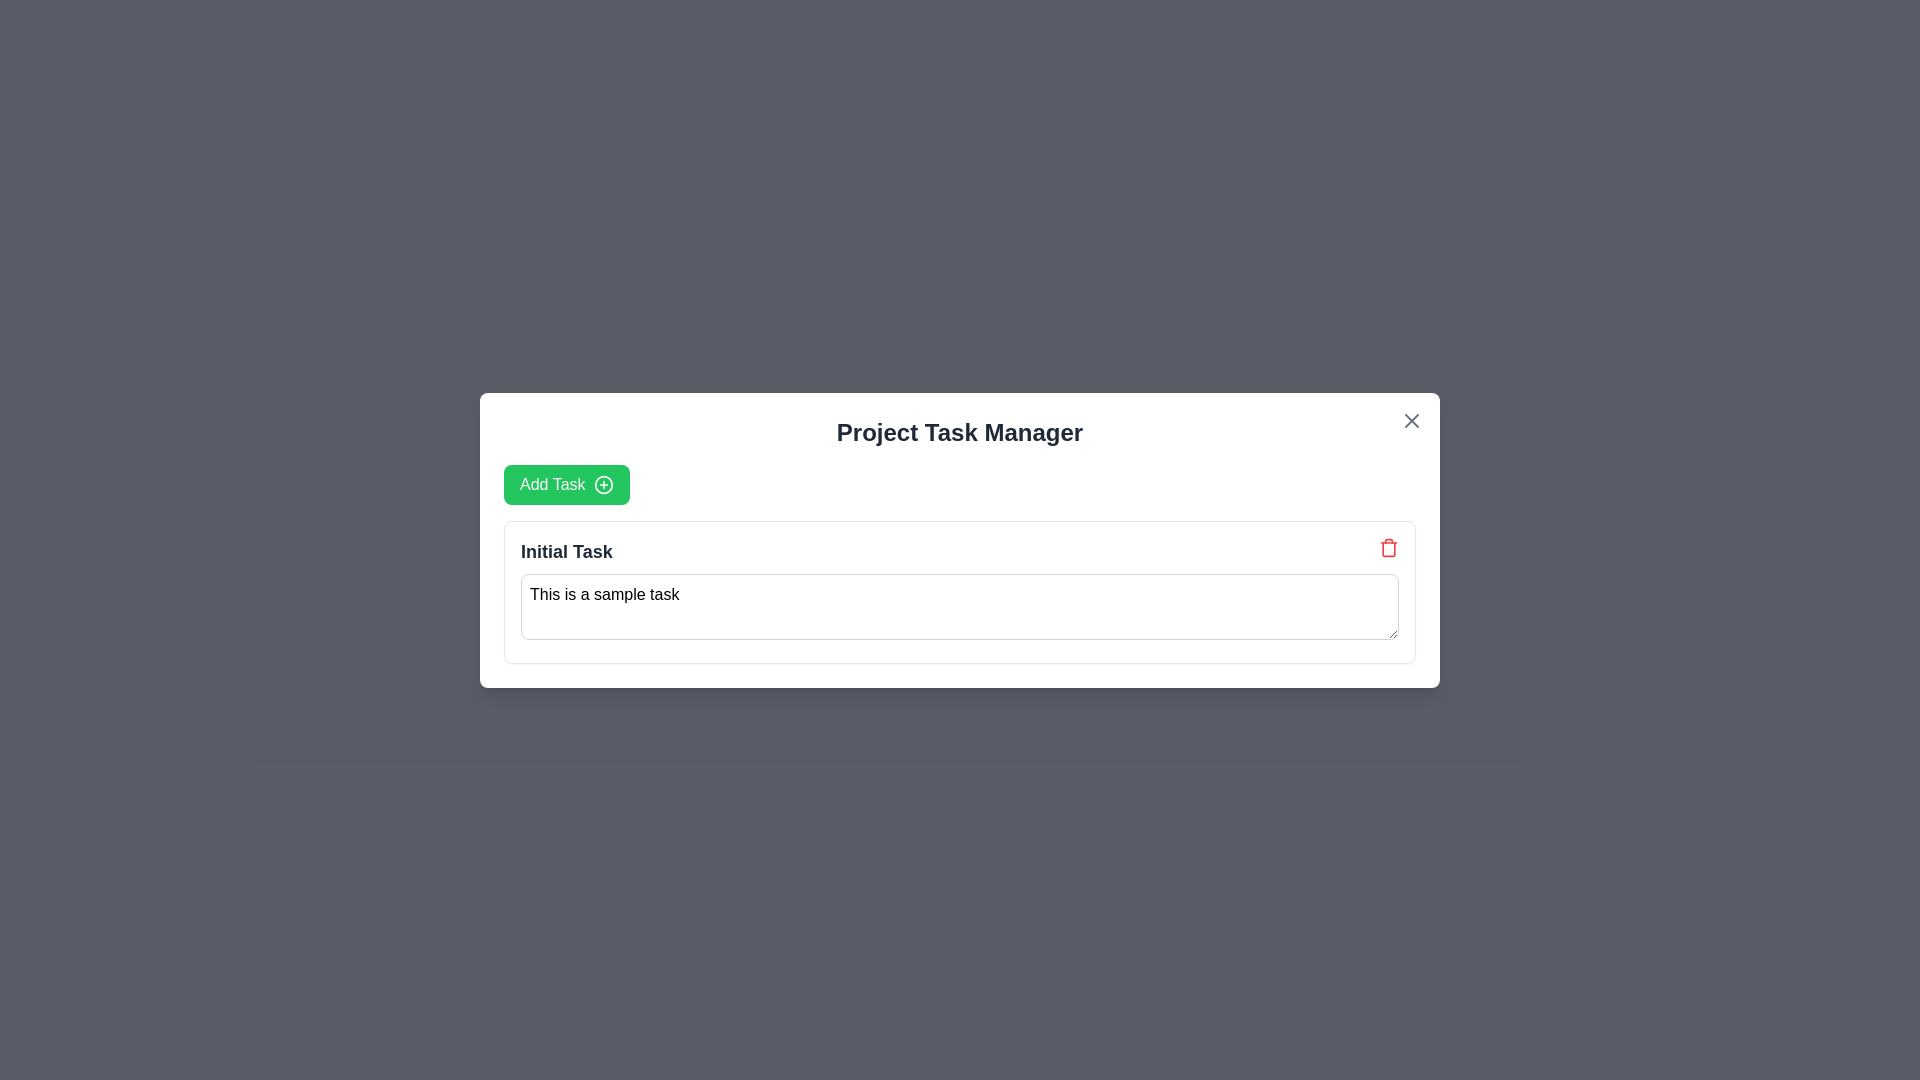  Describe the element at coordinates (602, 484) in the screenshot. I see `the small circular '+' icon with a green border located at the far right of the 'Add Task' button` at that location.